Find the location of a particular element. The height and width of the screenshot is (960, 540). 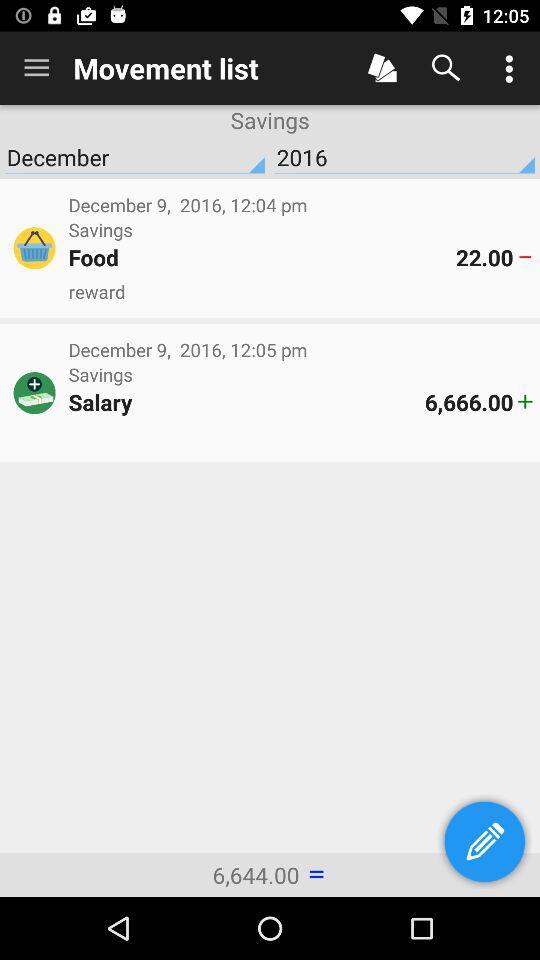

icon above december 9 2016 icon is located at coordinates (299, 290).